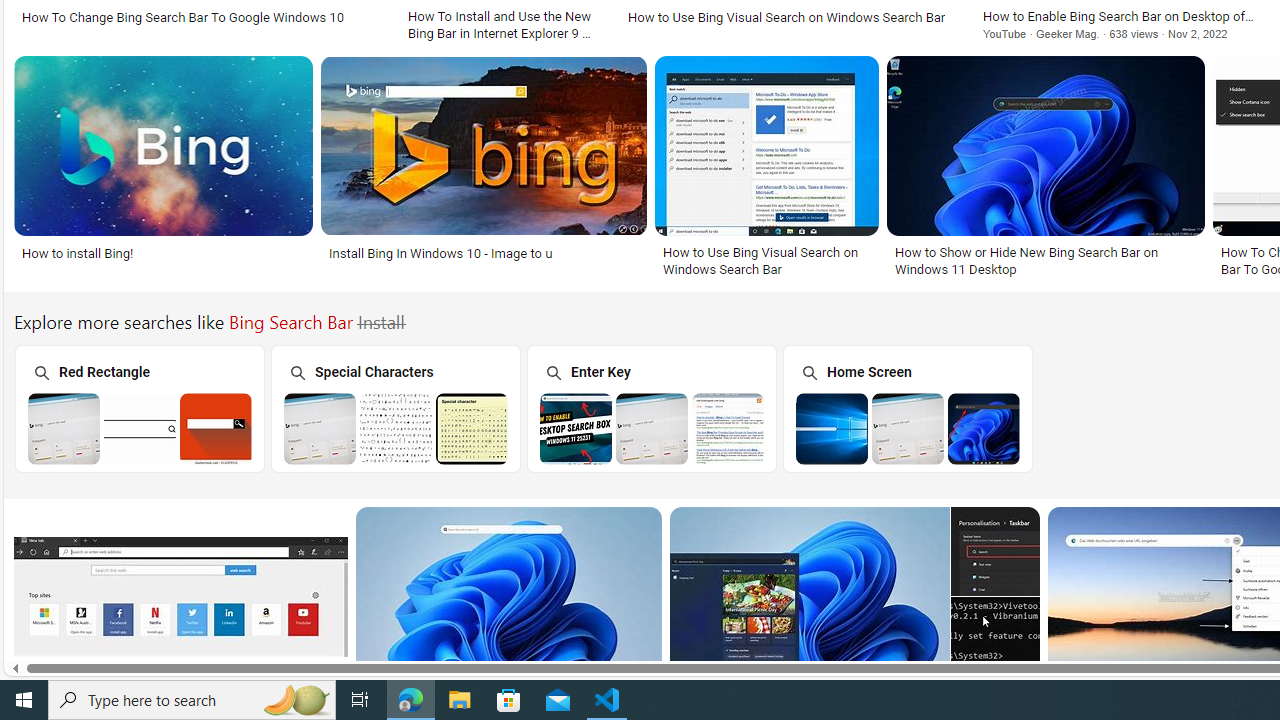  I want to click on 'Home Screen', so click(906, 407).